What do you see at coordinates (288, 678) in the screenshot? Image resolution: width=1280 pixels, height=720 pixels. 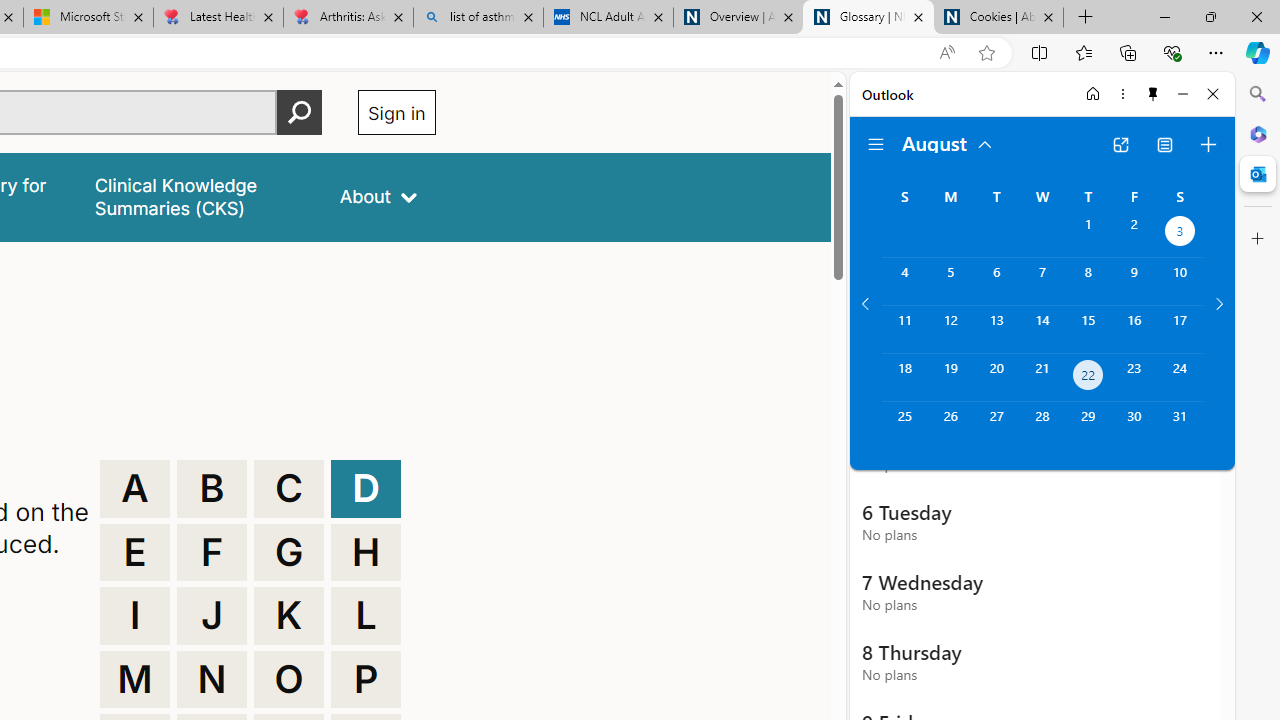 I see `'O'` at bounding box center [288, 678].